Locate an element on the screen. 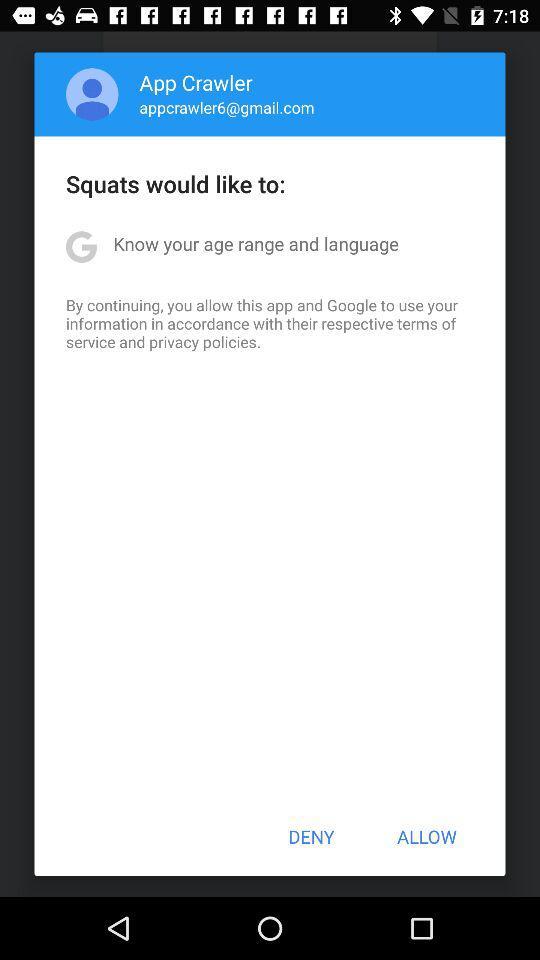  the icon above the by continuing you item is located at coordinates (256, 242).